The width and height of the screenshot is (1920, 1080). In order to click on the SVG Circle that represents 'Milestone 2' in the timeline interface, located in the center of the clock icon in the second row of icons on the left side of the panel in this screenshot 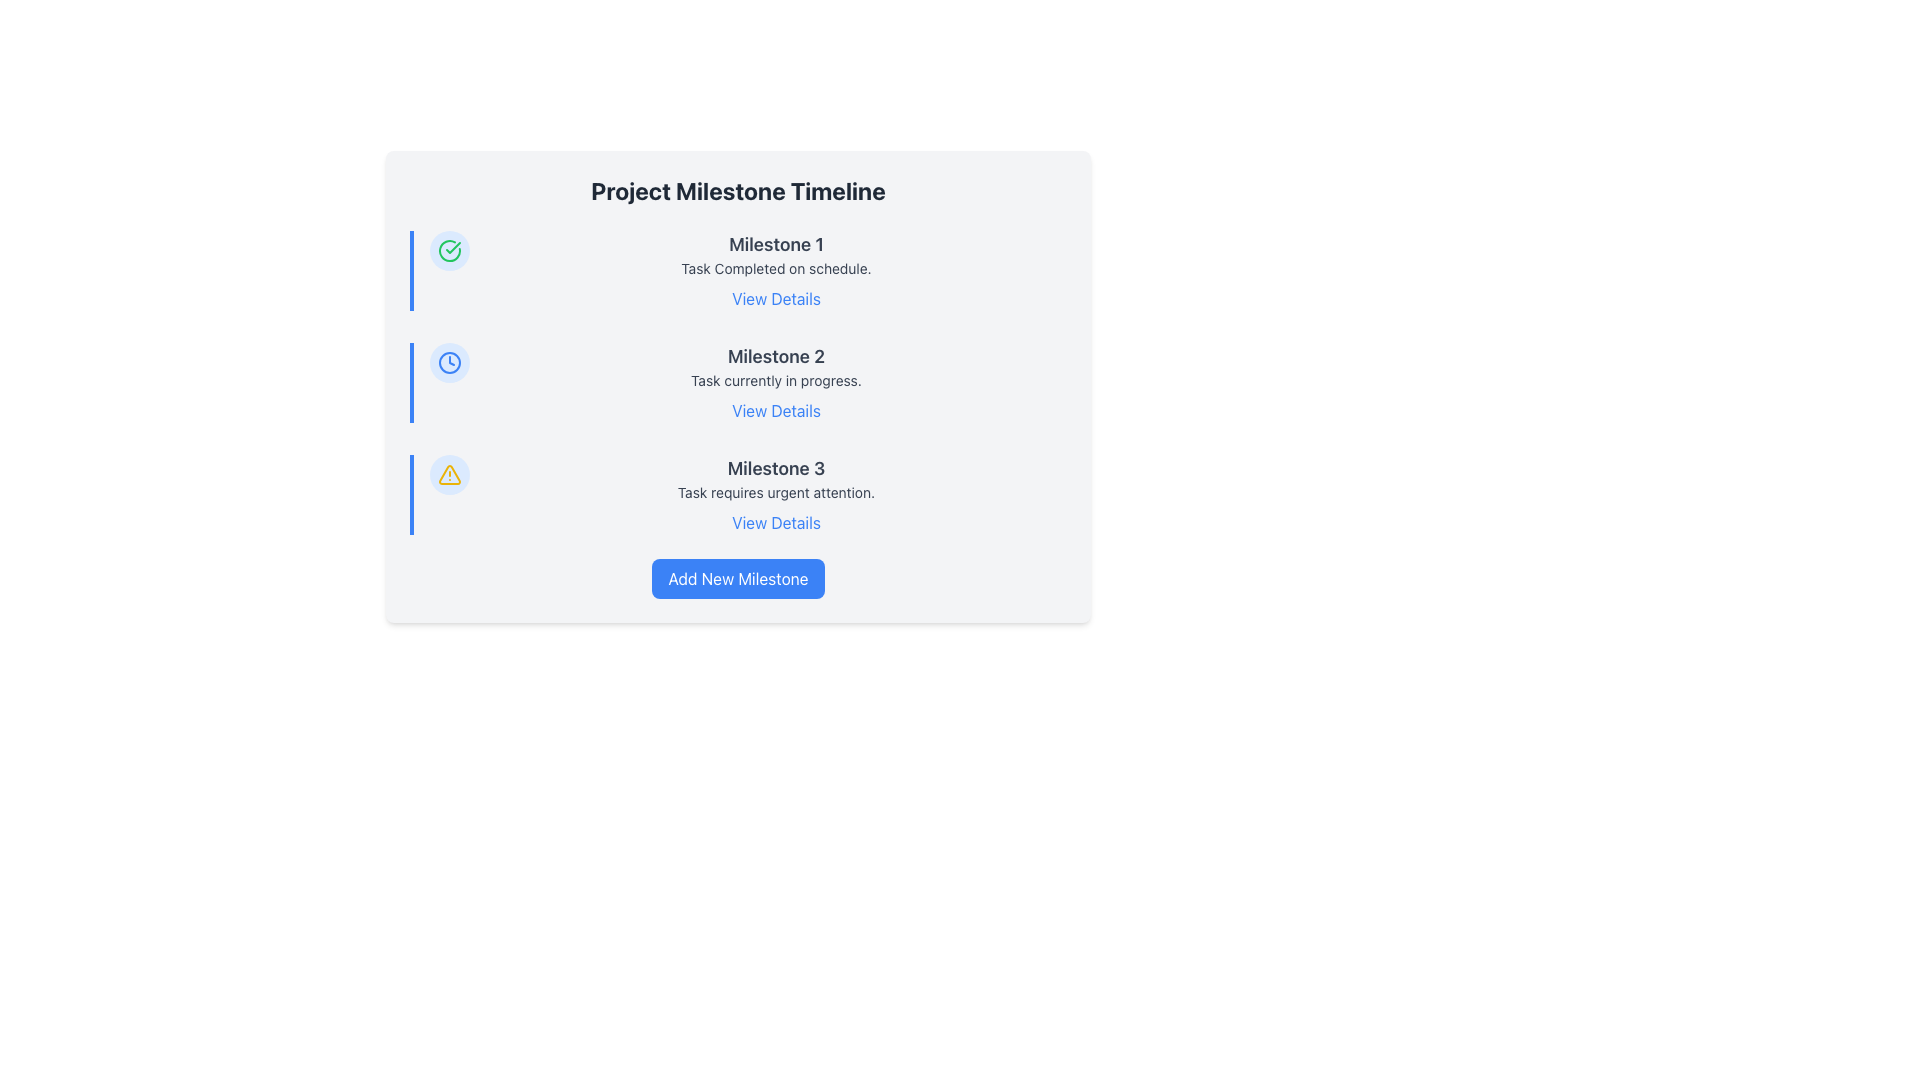, I will do `click(449, 362)`.